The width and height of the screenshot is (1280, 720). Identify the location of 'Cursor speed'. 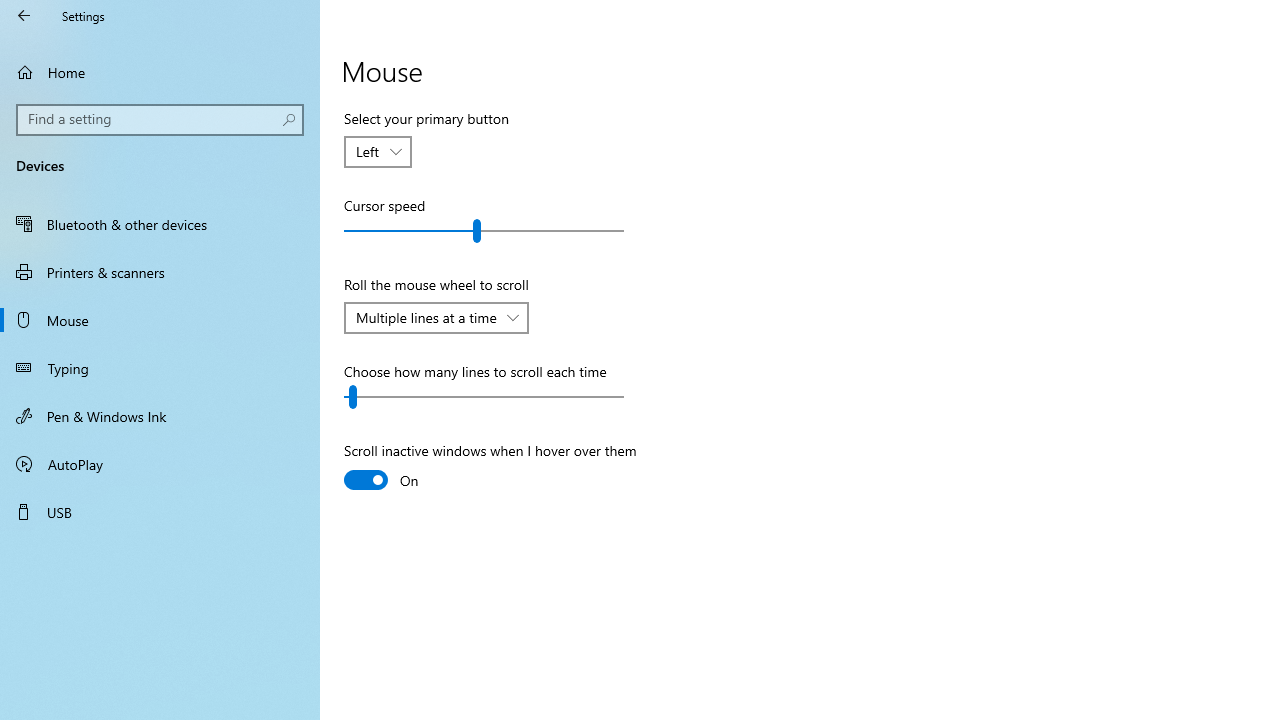
(484, 230).